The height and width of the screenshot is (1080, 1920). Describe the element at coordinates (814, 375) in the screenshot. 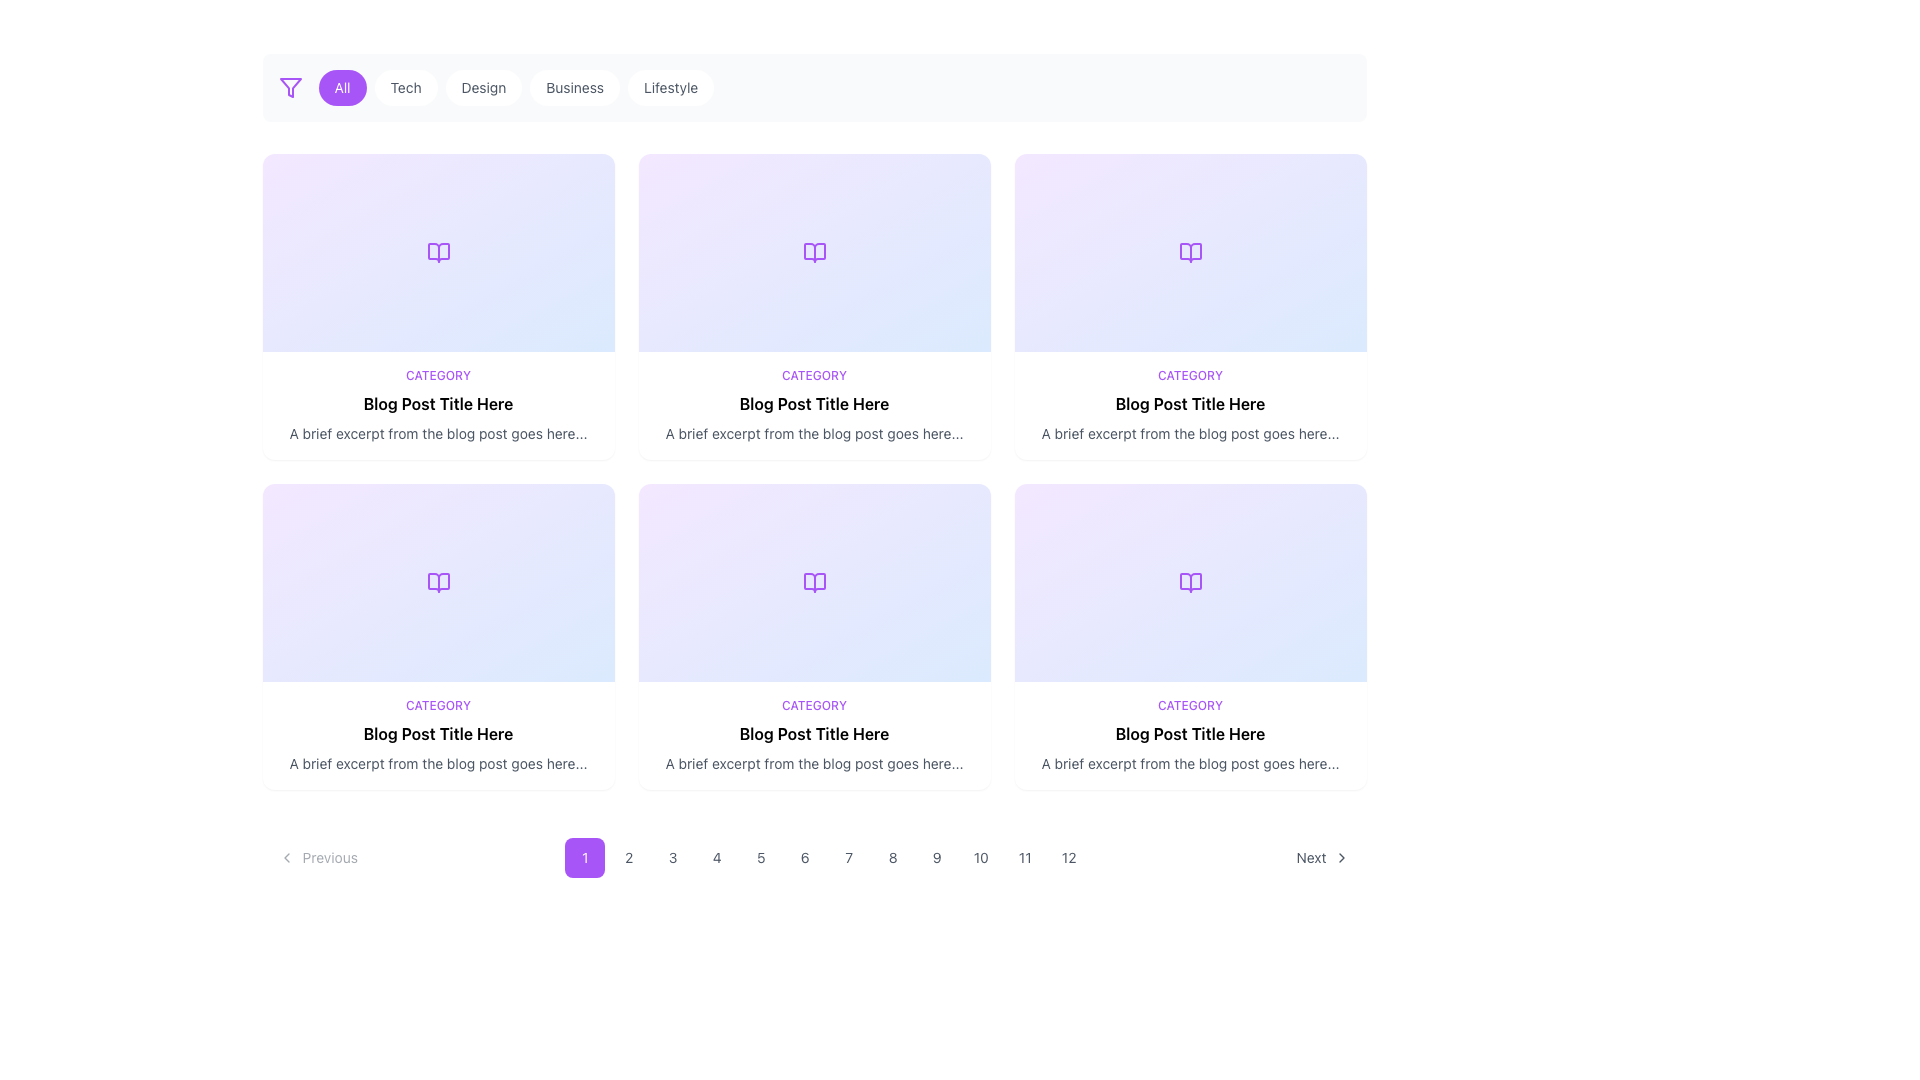

I see `text from the small text label displaying 'CATEGORY' in uppercase letters, styled in purple color, located above the title 'Blog Post Title Here'` at that location.